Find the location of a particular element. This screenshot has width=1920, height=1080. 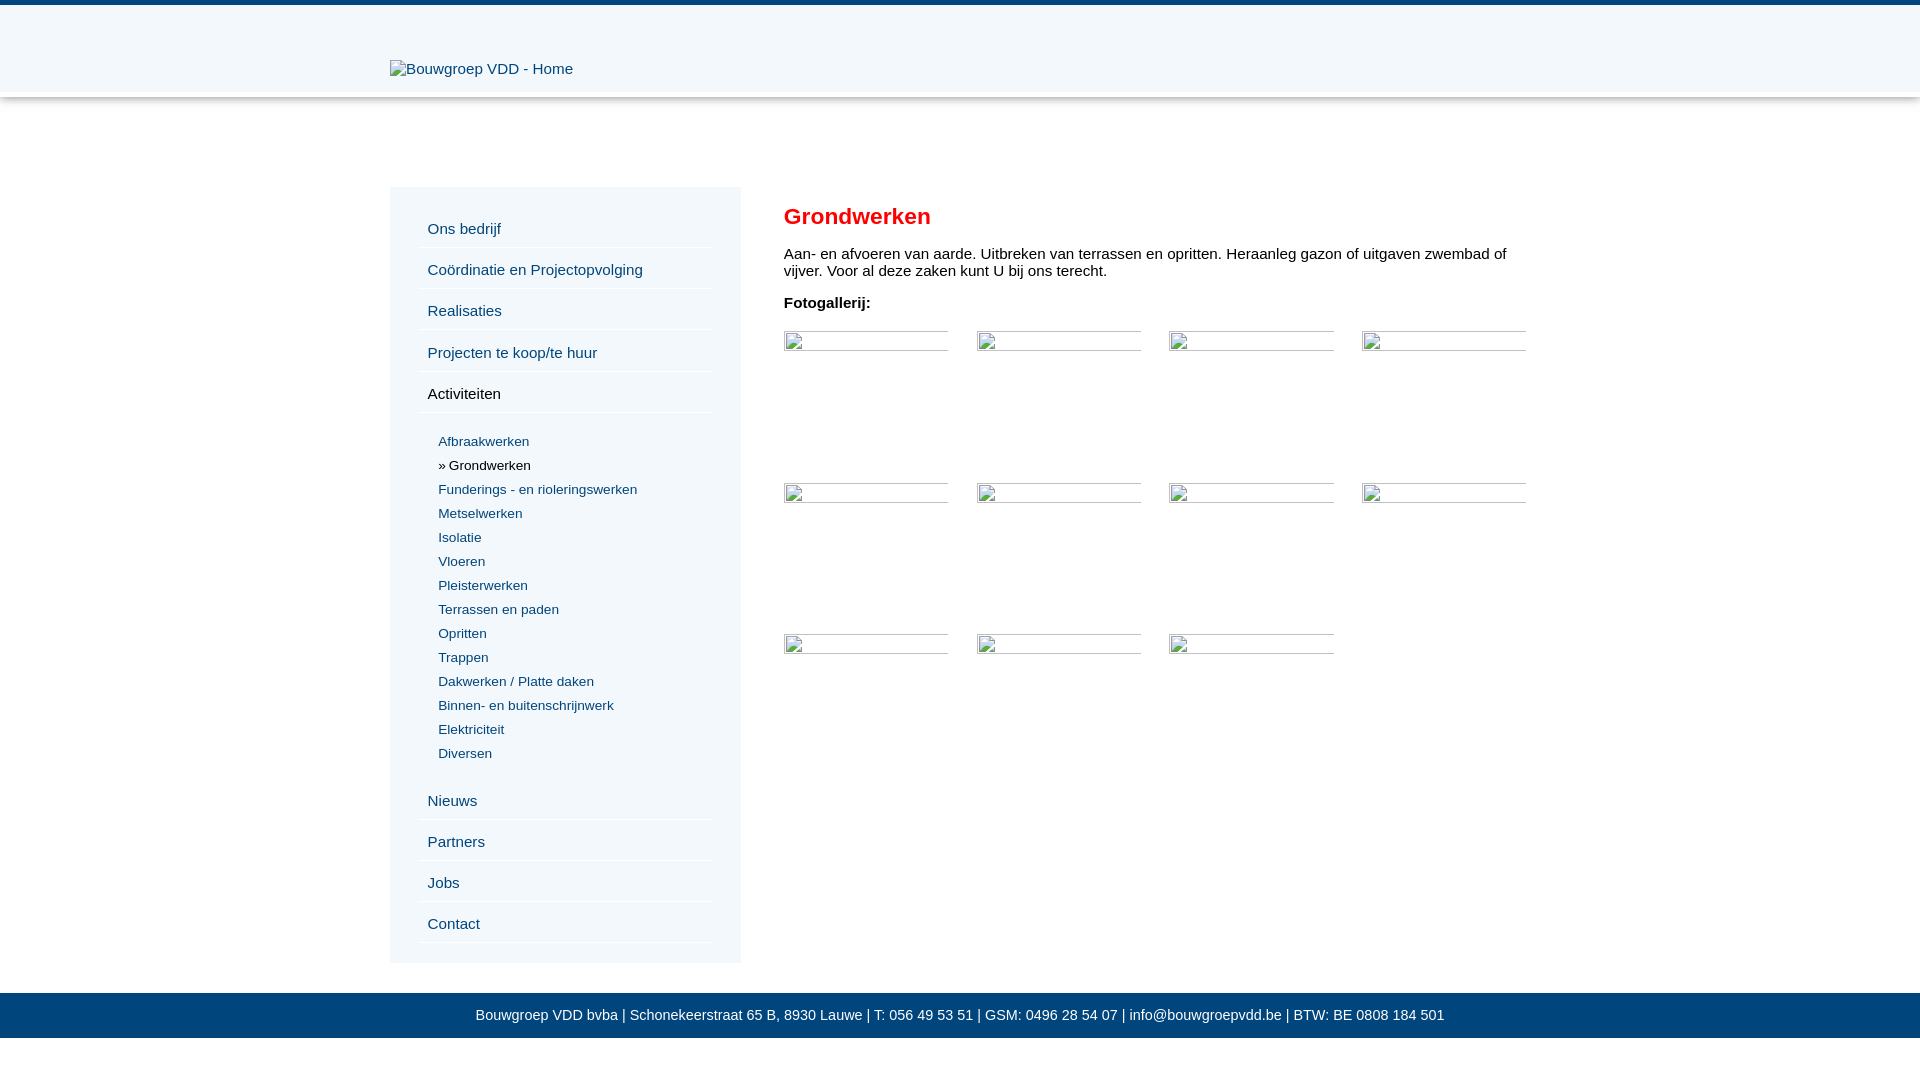

'Realisaties' is located at coordinates (564, 311).